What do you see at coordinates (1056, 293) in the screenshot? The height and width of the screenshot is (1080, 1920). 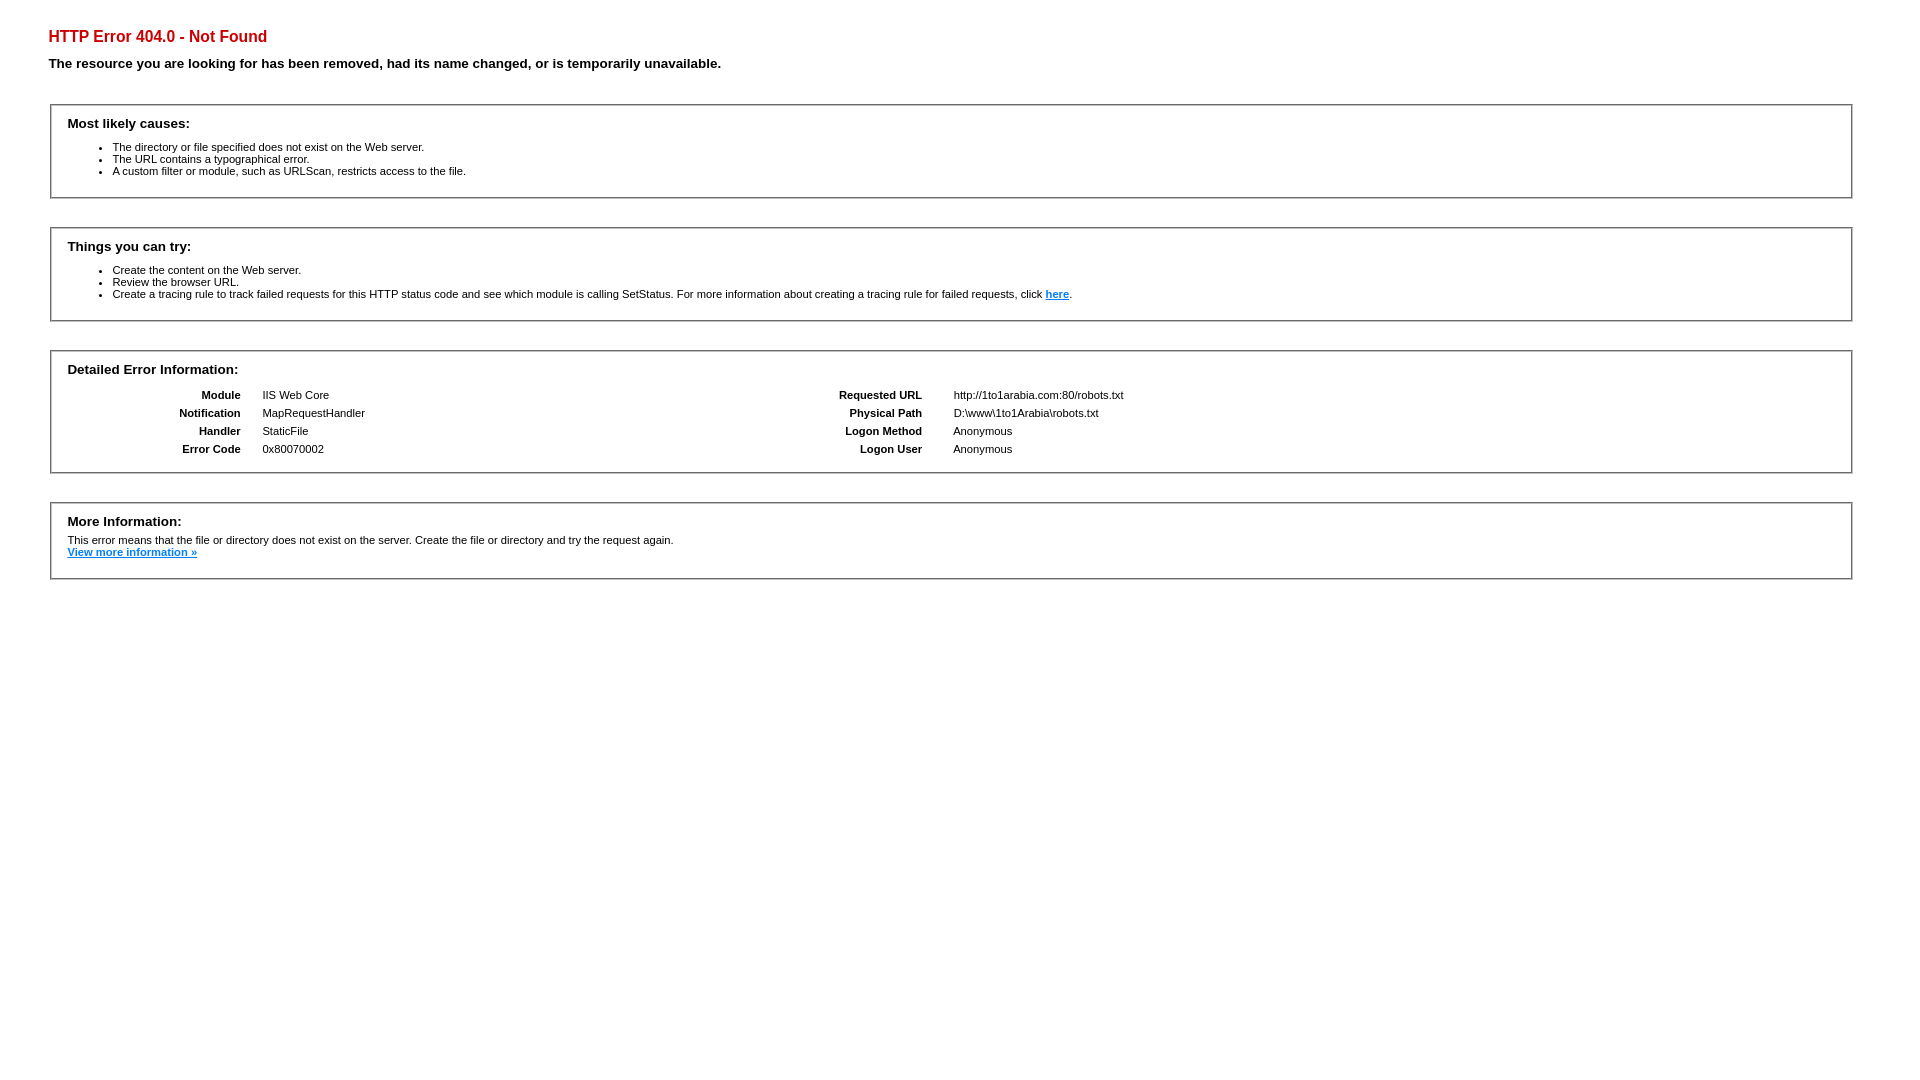 I see `'here'` at bounding box center [1056, 293].